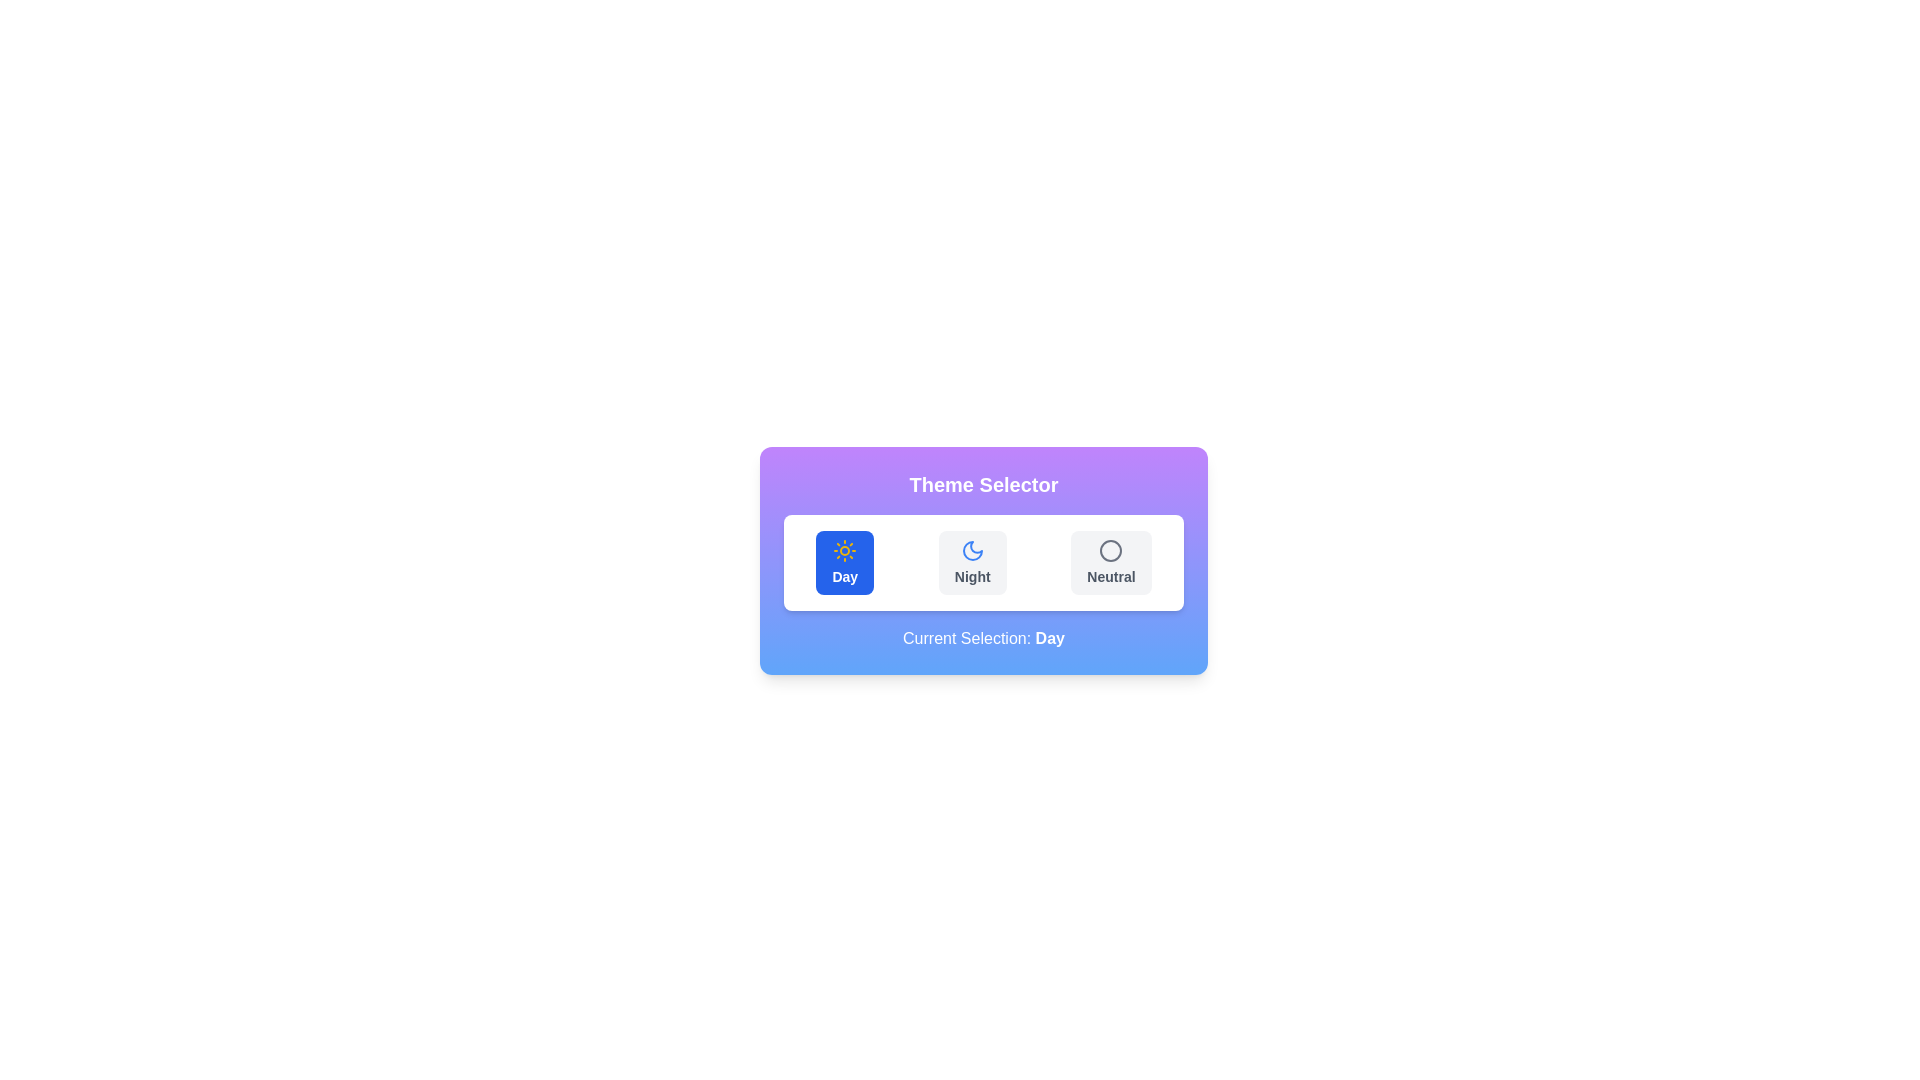  Describe the element at coordinates (983, 639) in the screenshot. I see `text label that displays 'Current Selection: Day', which is styled in white on a blue gradient background and located below the theme selection options in the card component` at that location.